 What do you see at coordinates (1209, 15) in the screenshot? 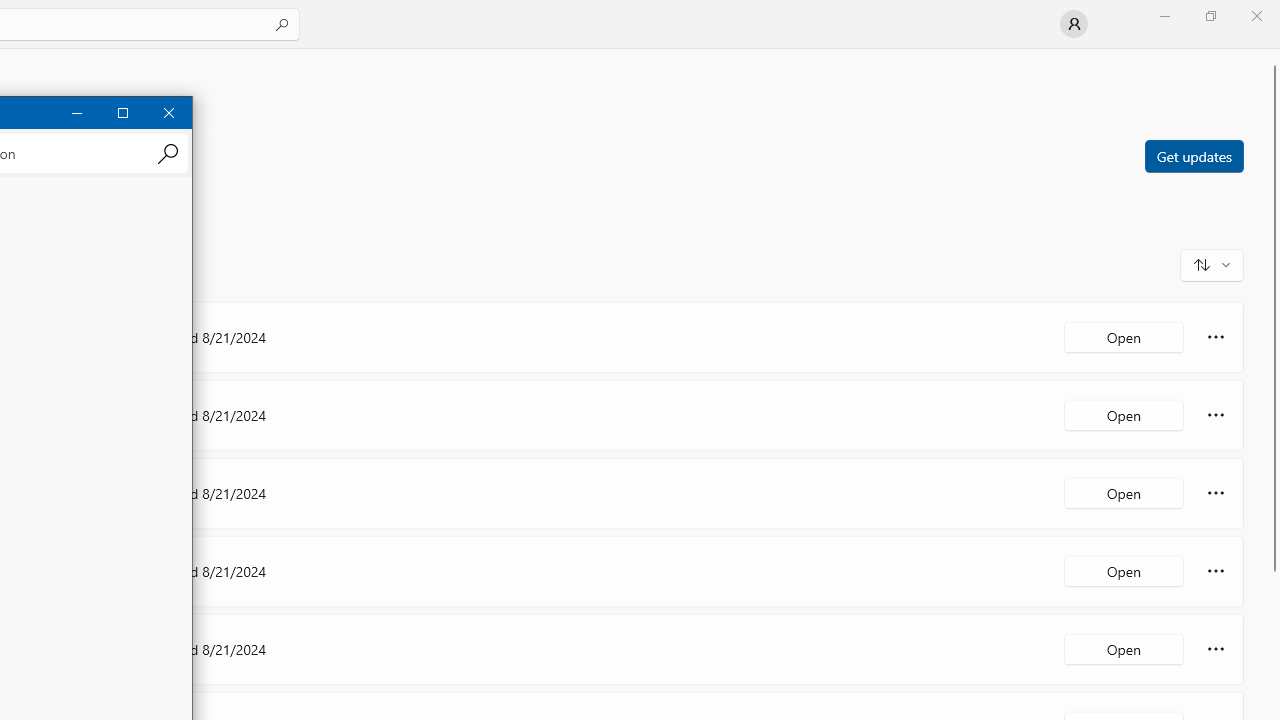
I see `'Restore Microsoft Store'` at bounding box center [1209, 15].